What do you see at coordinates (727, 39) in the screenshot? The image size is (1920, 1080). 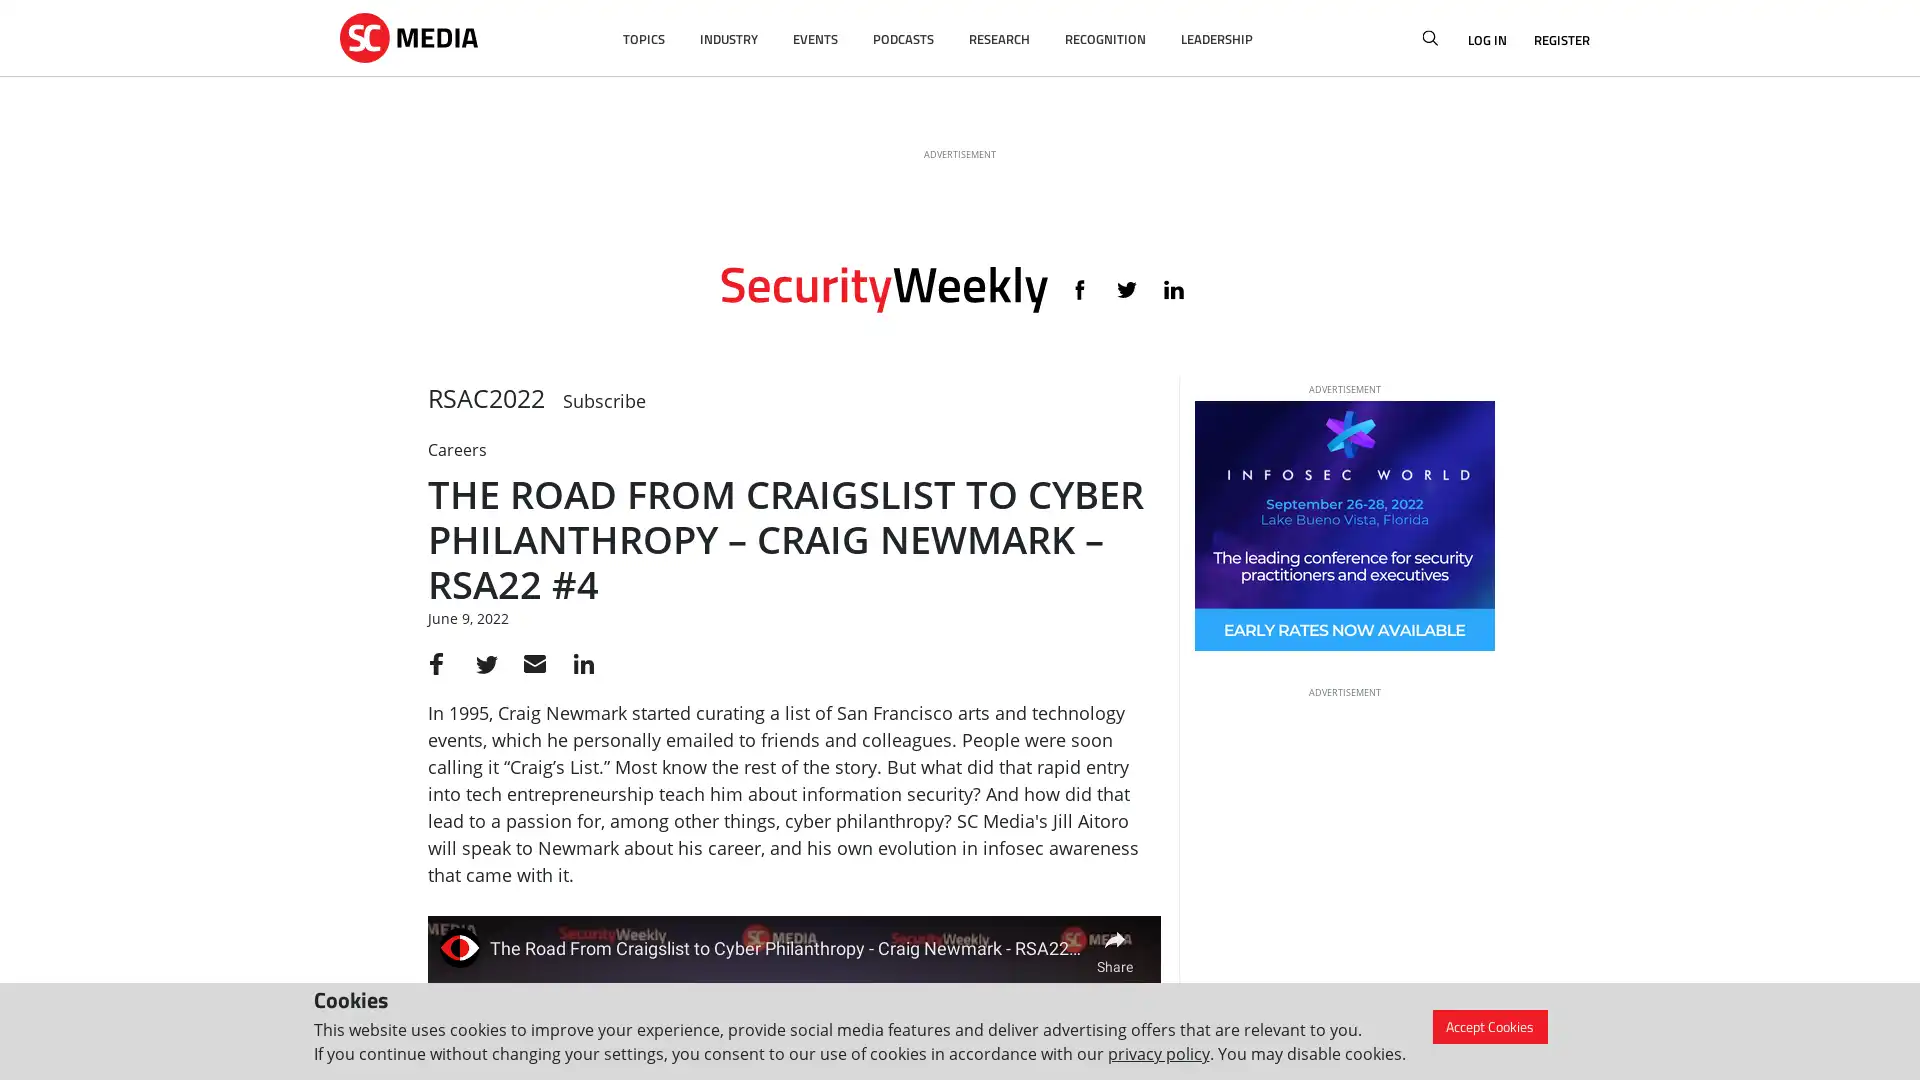 I see `INDUSTRY` at bounding box center [727, 39].